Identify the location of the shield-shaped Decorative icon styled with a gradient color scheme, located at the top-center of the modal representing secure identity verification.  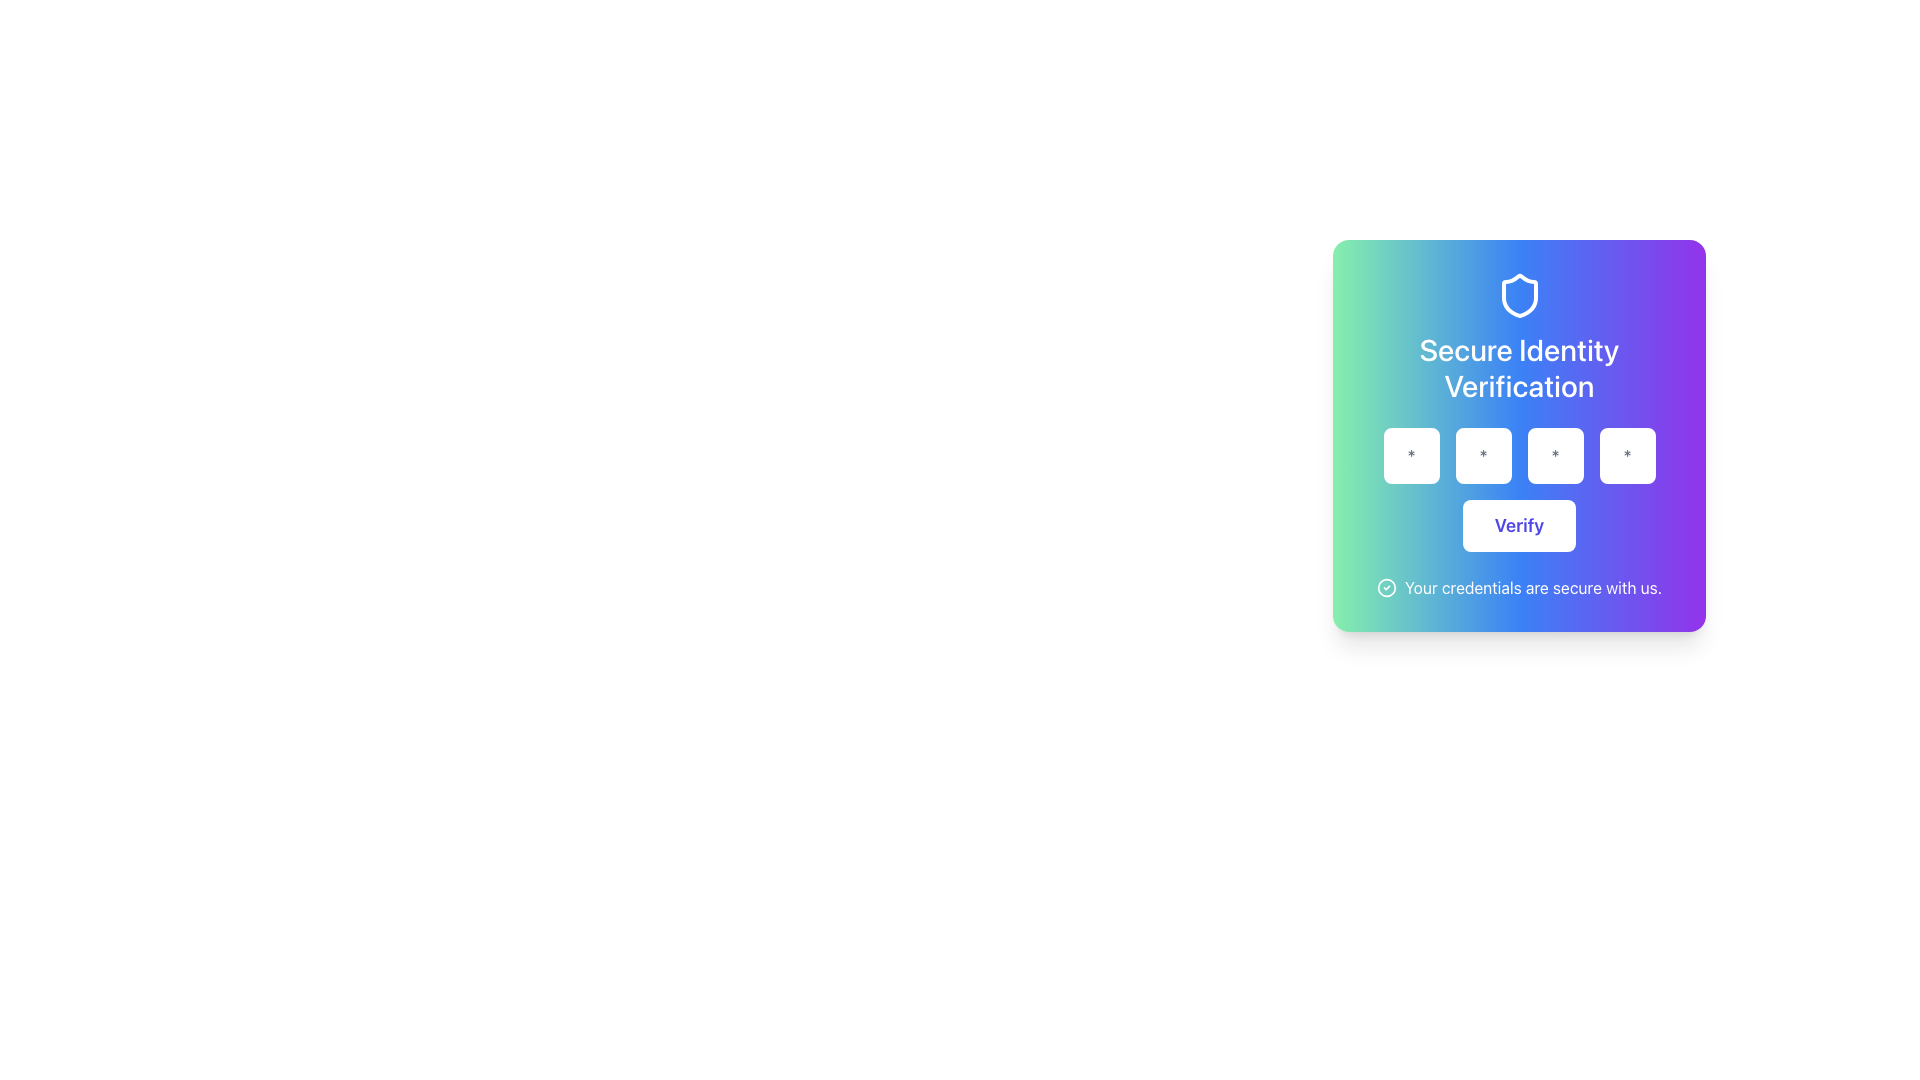
(1519, 296).